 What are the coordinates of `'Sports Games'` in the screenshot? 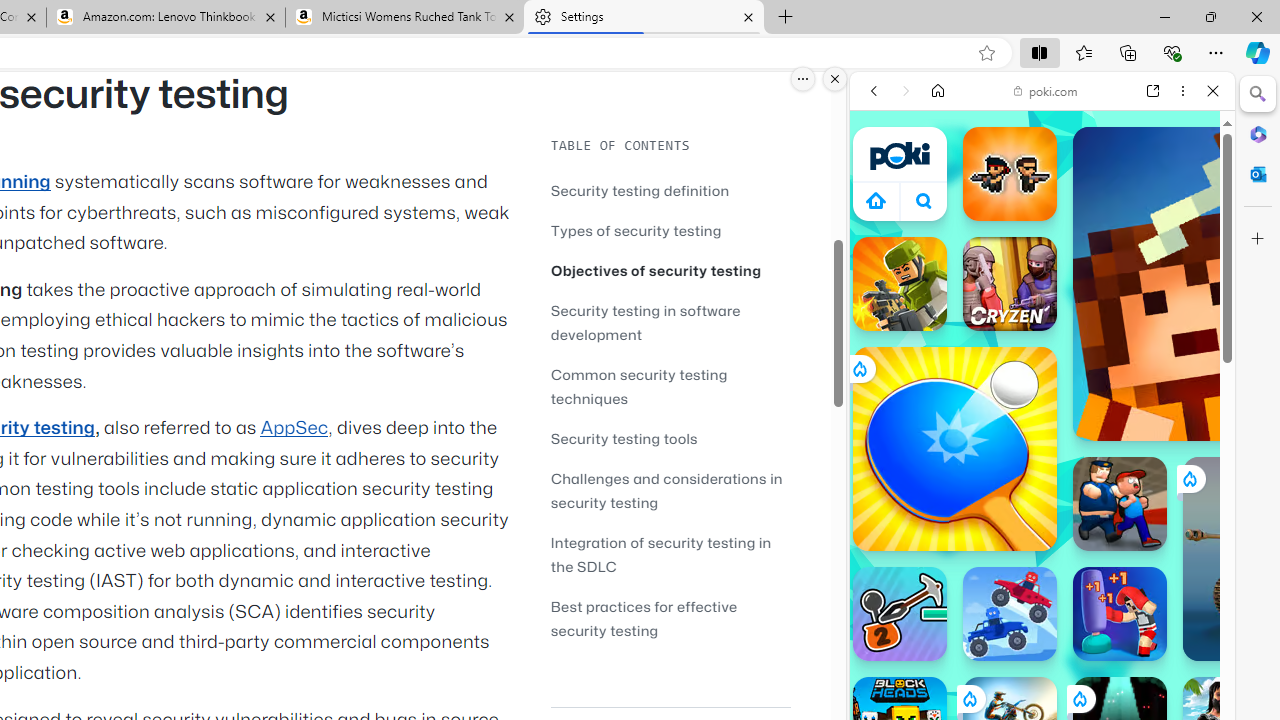 It's located at (1041, 666).